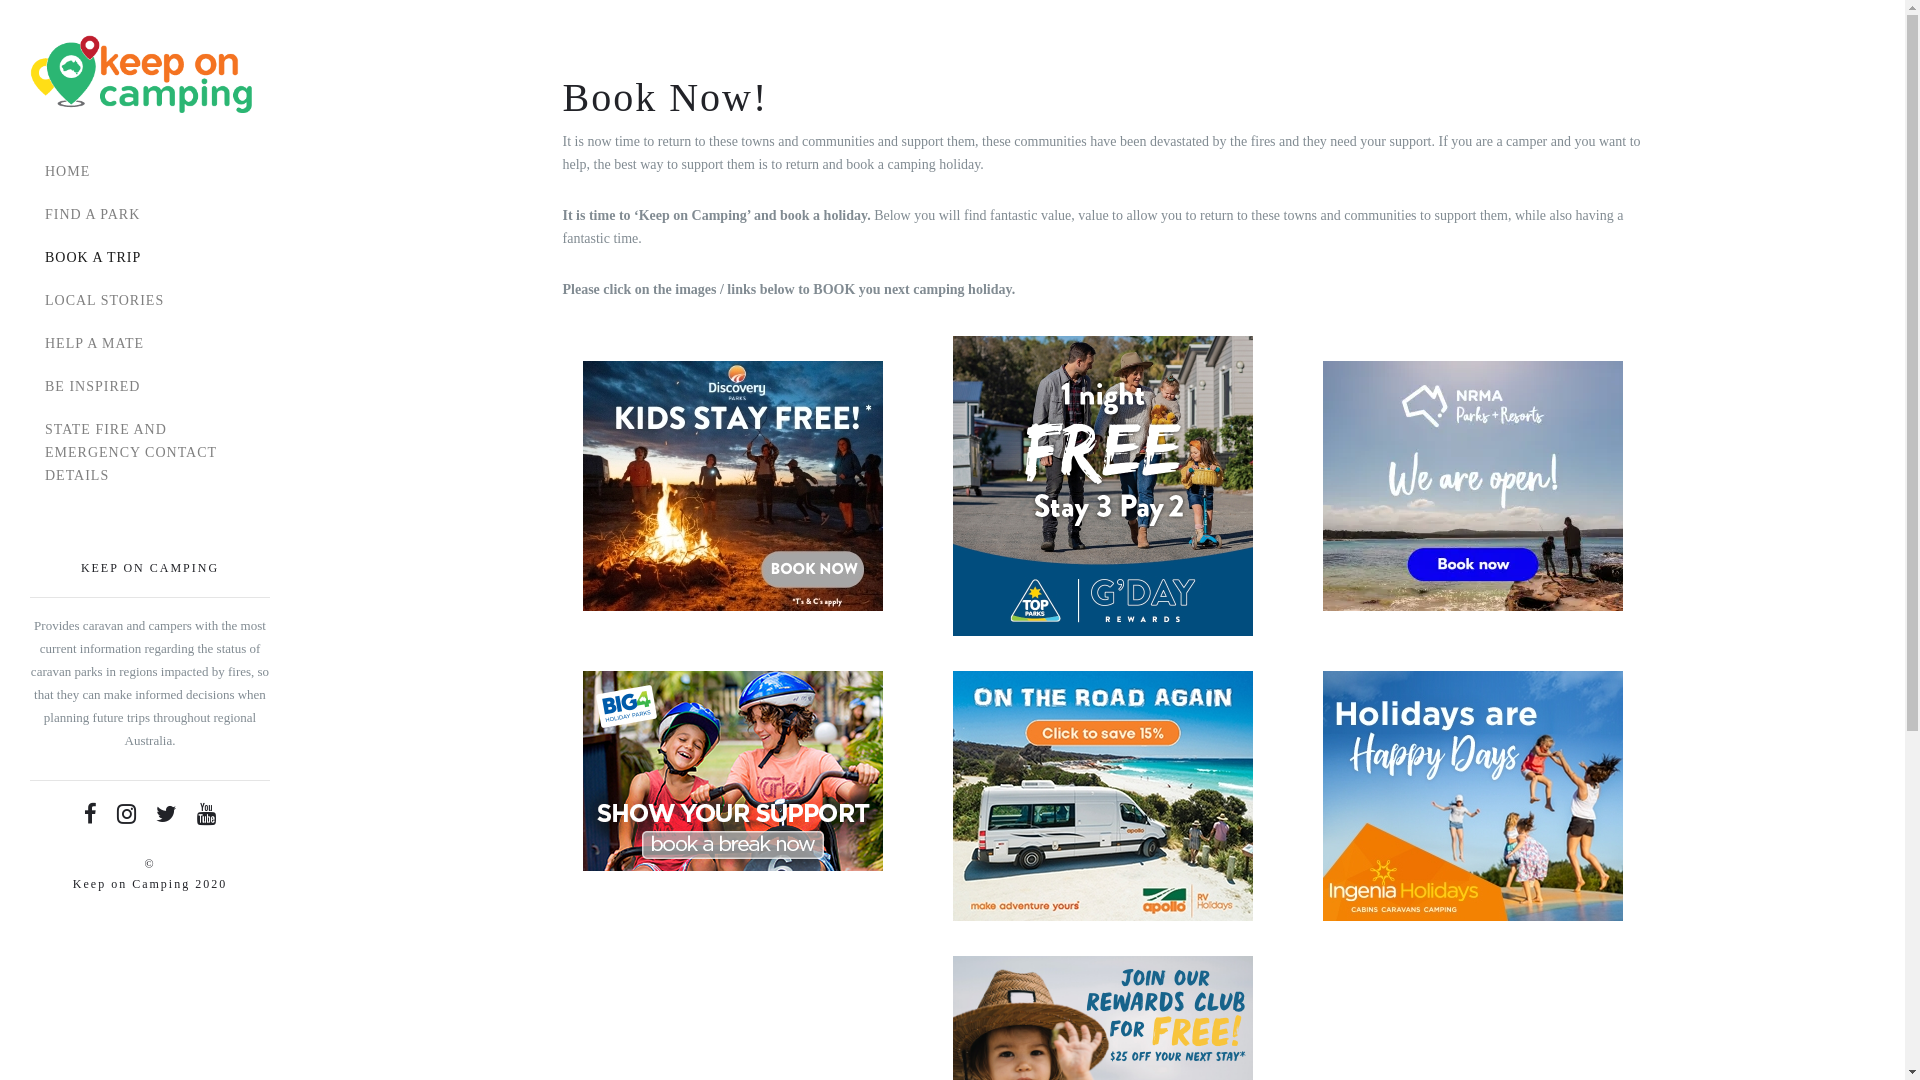 This screenshot has width=1920, height=1080. I want to click on 'Facebook', so click(75, 814).